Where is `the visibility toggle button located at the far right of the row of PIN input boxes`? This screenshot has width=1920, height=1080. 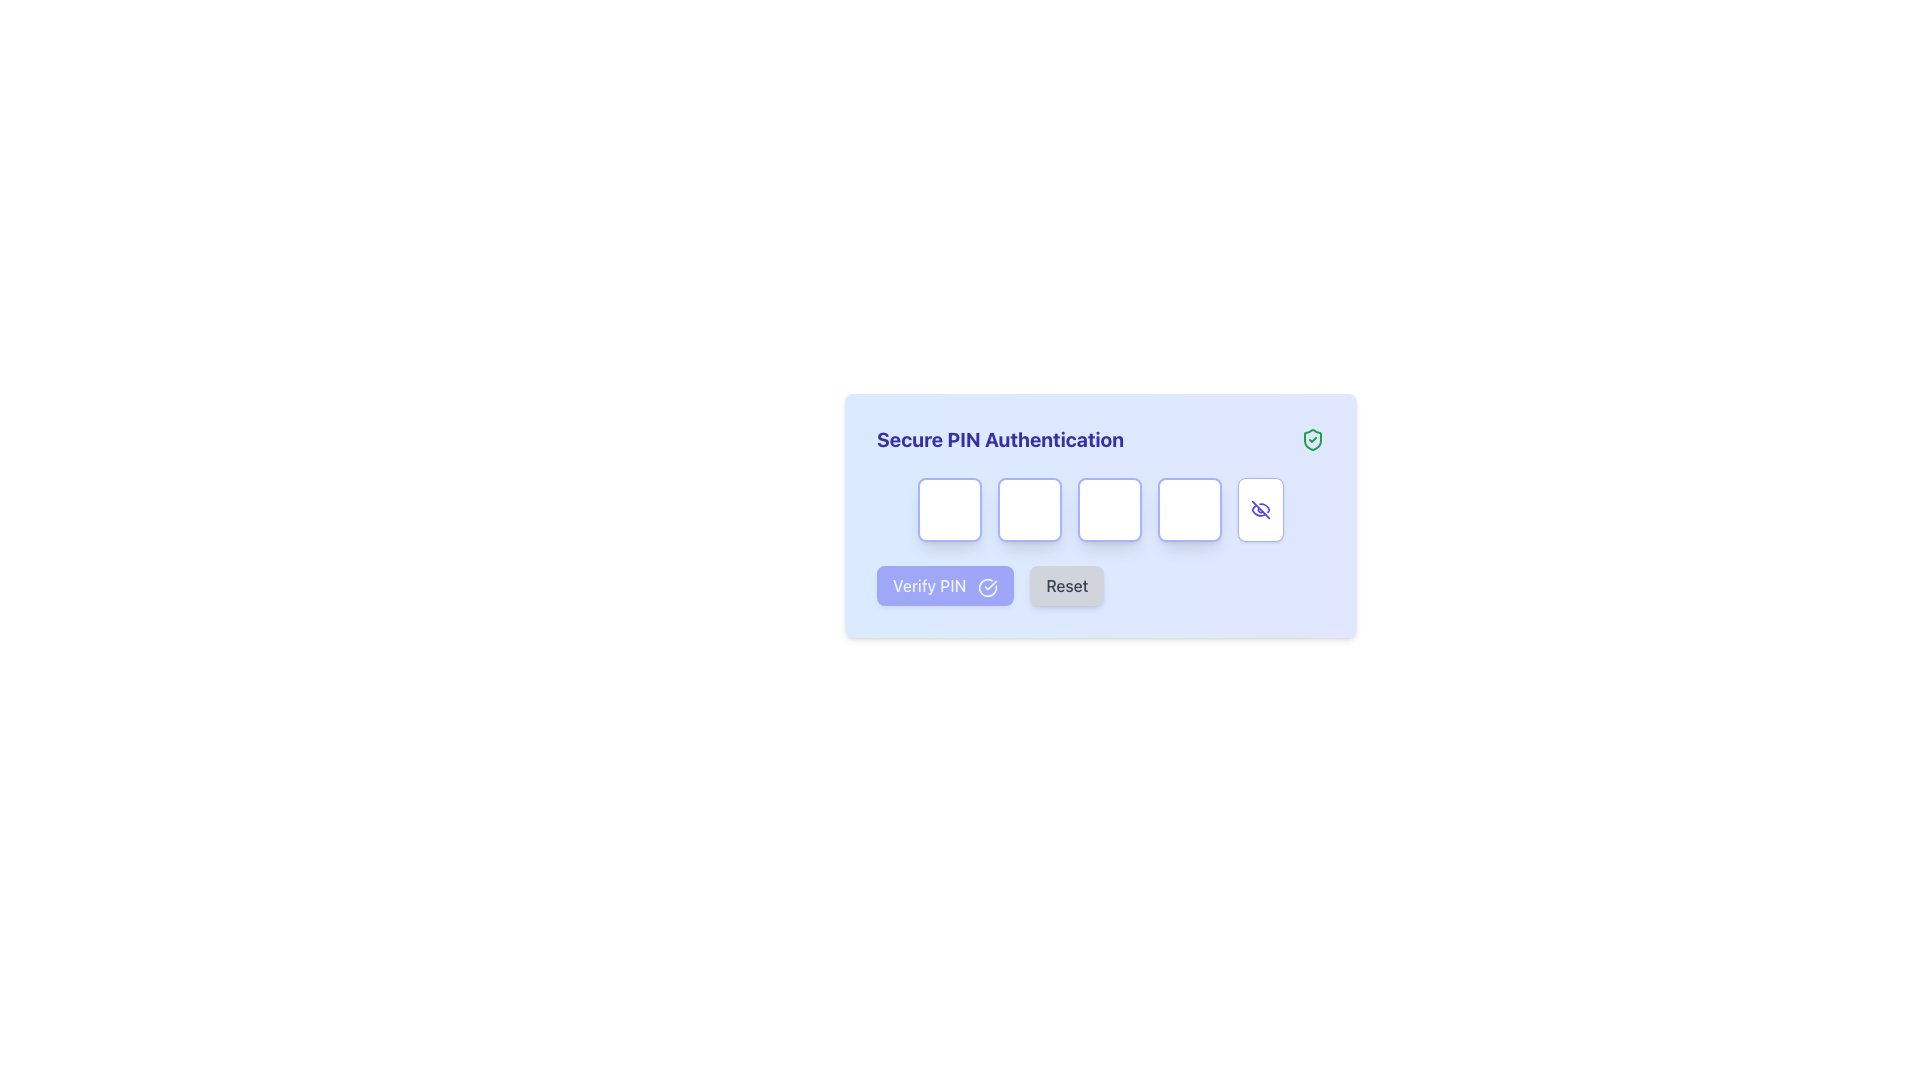 the visibility toggle button located at the far right of the row of PIN input boxes is located at coordinates (1260, 508).